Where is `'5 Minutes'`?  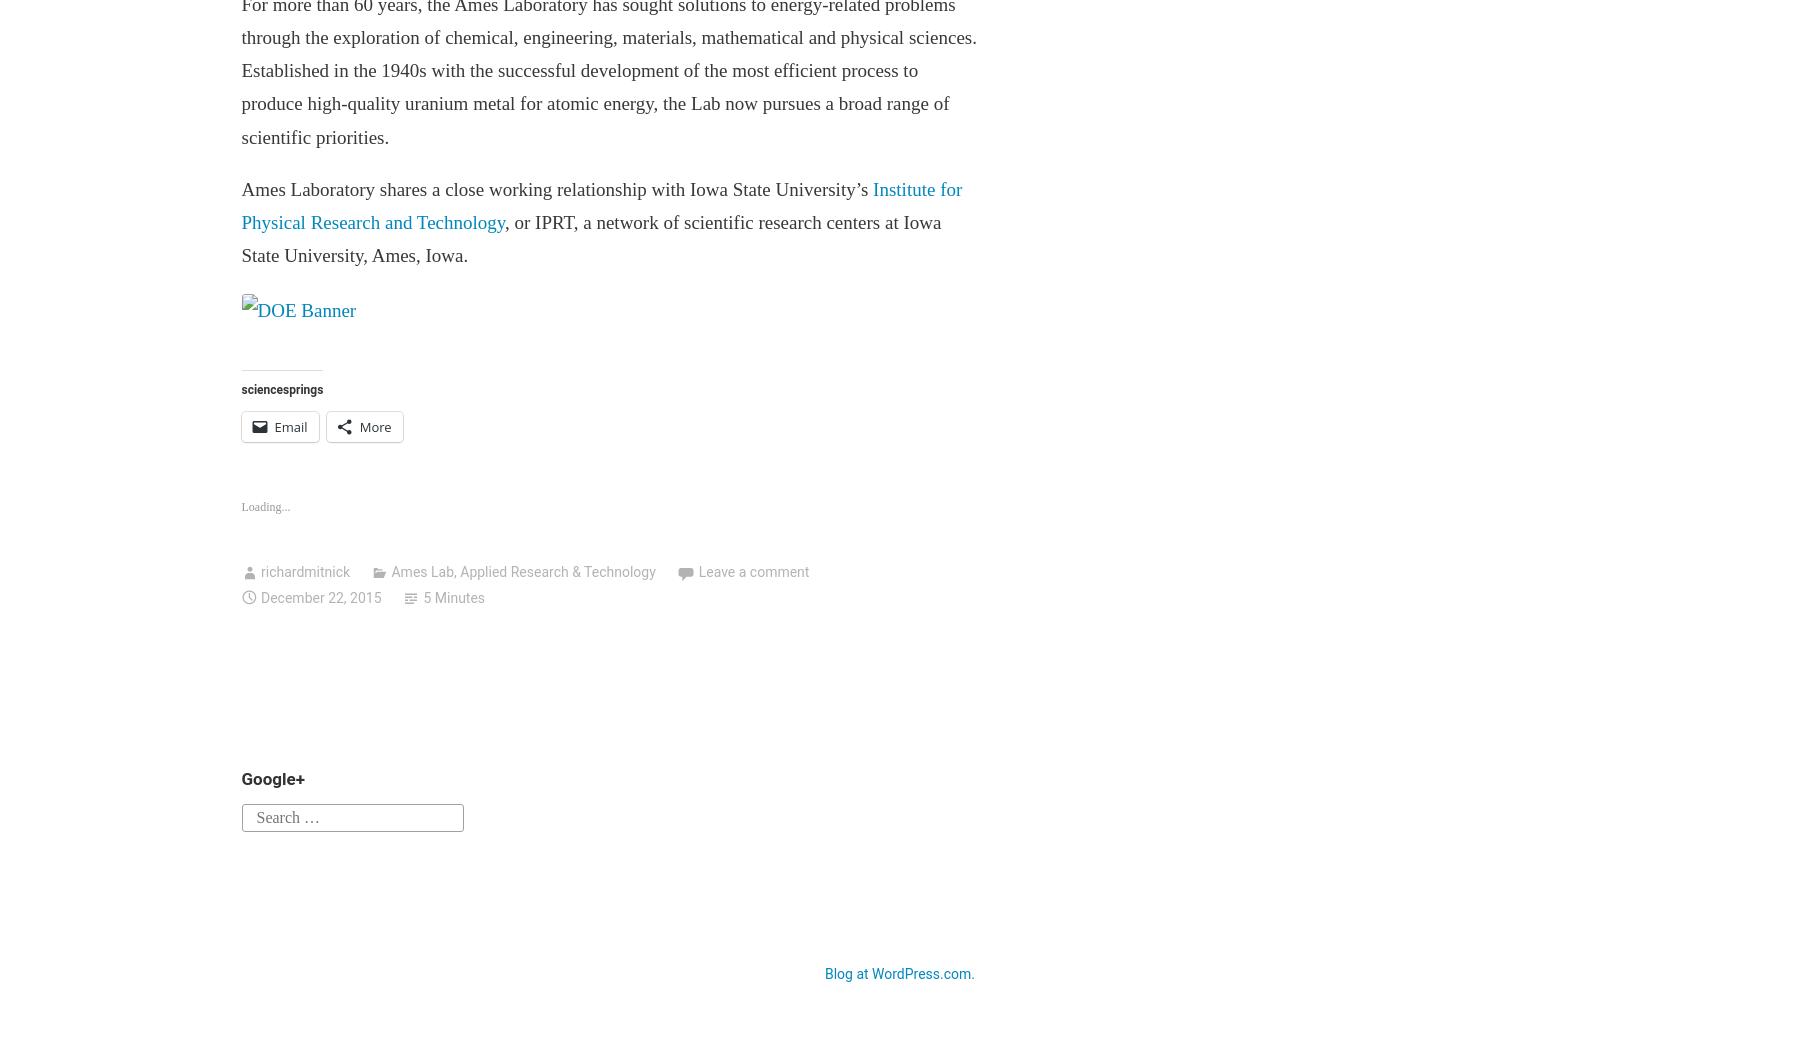
'5 Minutes' is located at coordinates (452, 595).